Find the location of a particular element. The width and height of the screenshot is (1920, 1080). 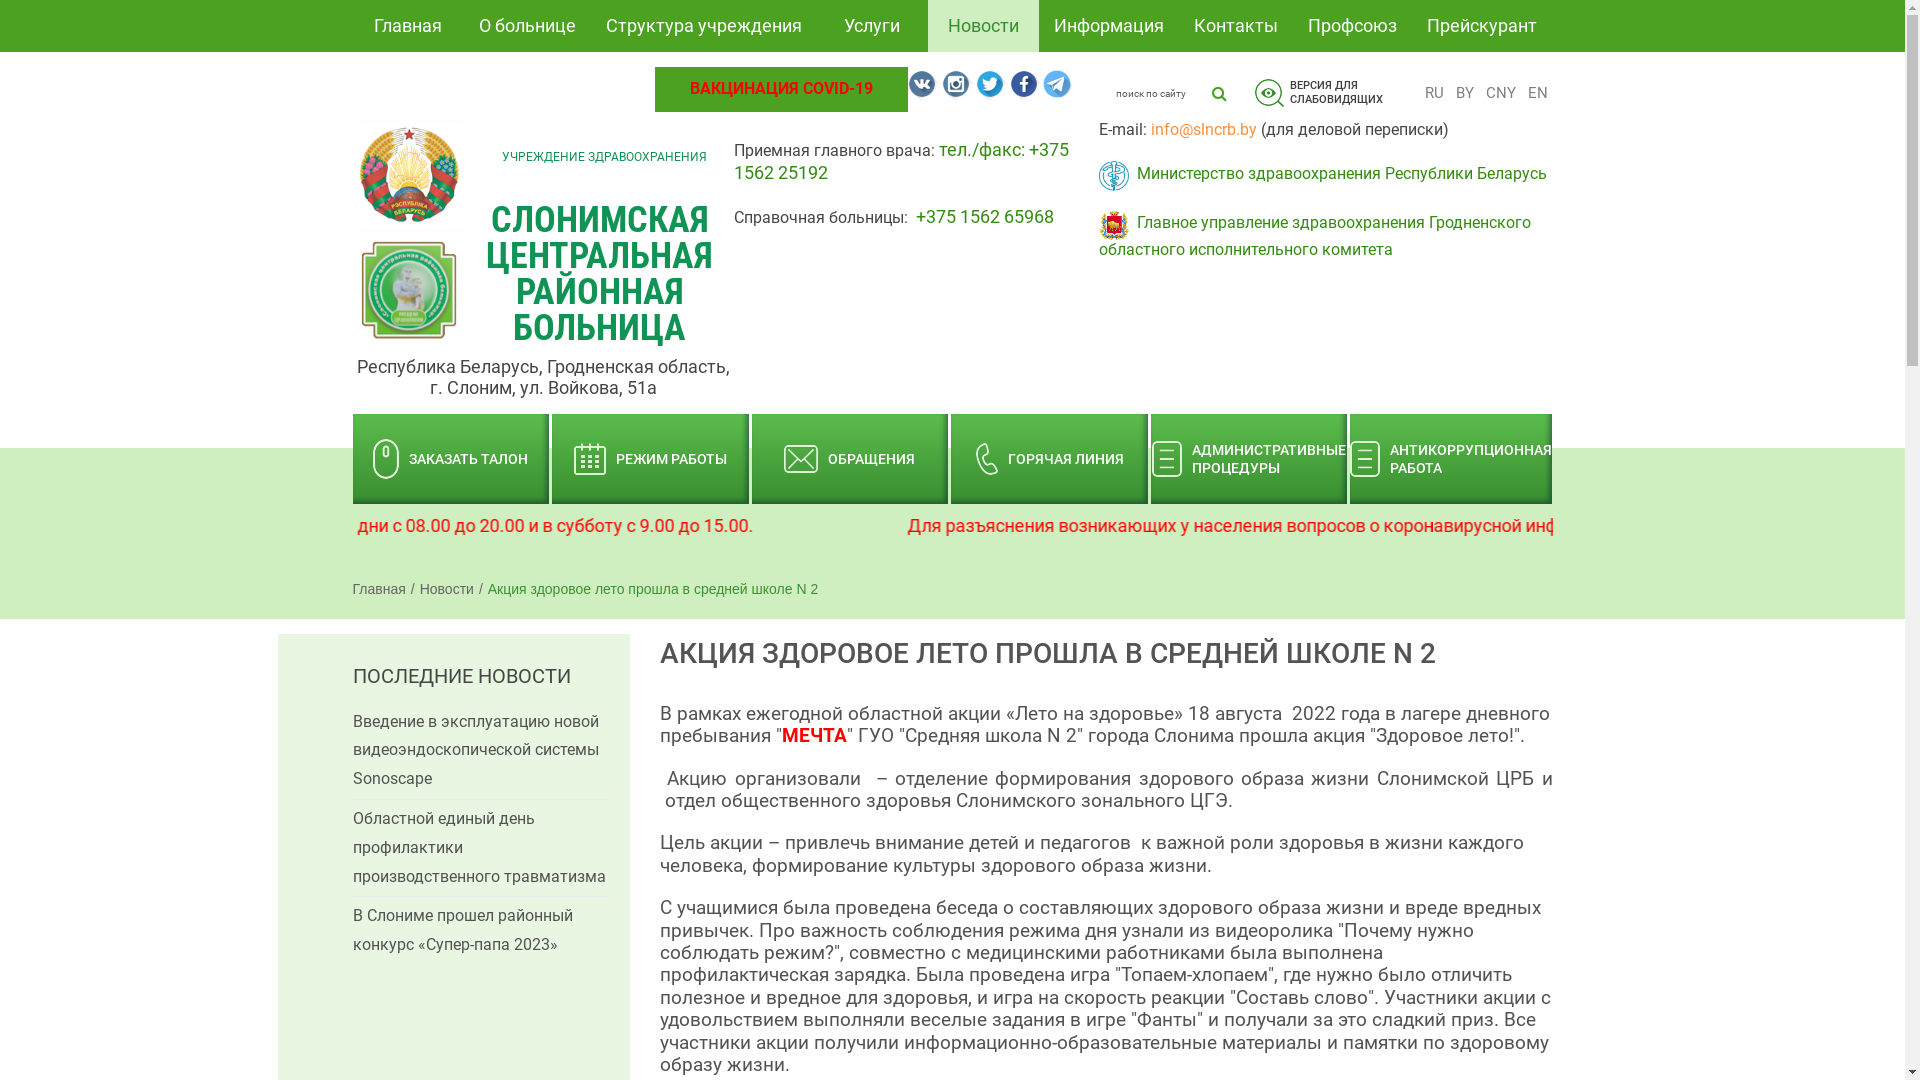

'BY' is located at coordinates (1464, 92).